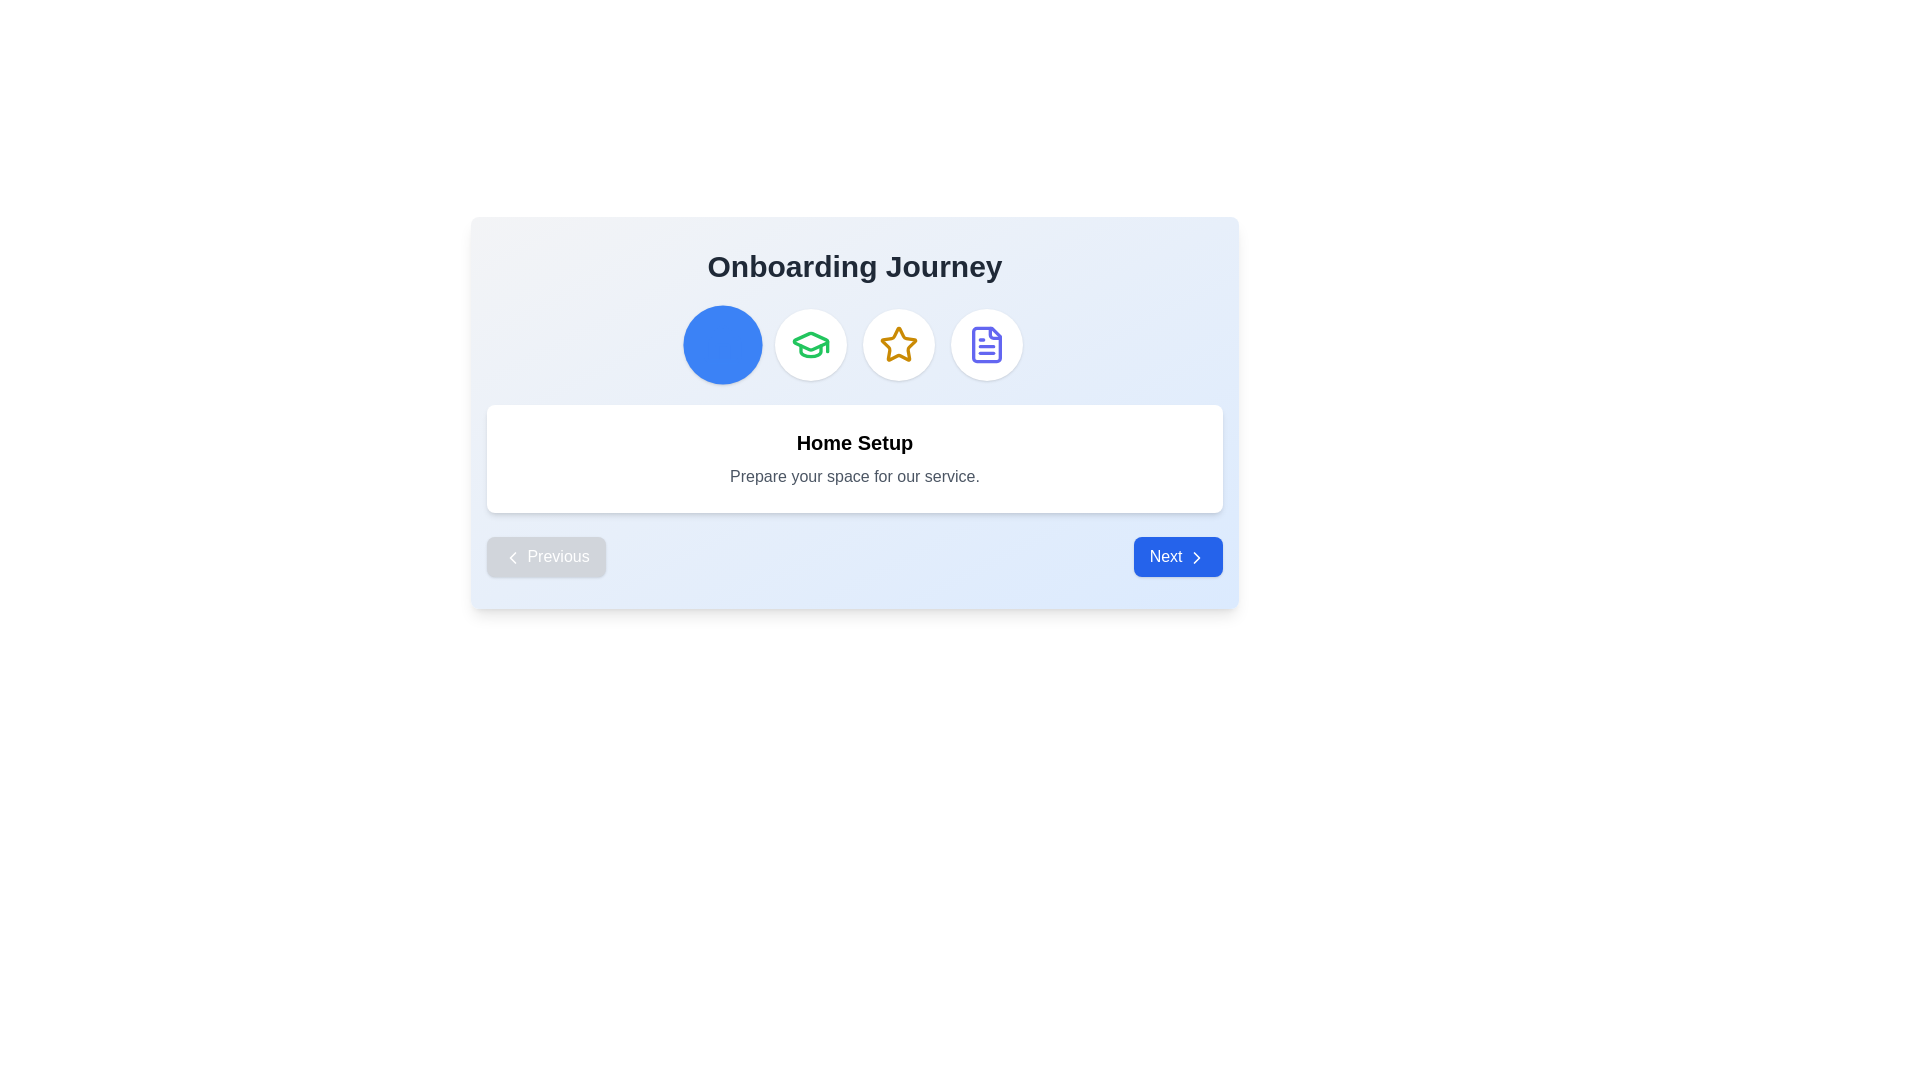  Describe the element at coordinates (722, 343) in the screenshot. I see `the leftmost circular button related to the 'Home Setup' step in the onboarding process` at that location.